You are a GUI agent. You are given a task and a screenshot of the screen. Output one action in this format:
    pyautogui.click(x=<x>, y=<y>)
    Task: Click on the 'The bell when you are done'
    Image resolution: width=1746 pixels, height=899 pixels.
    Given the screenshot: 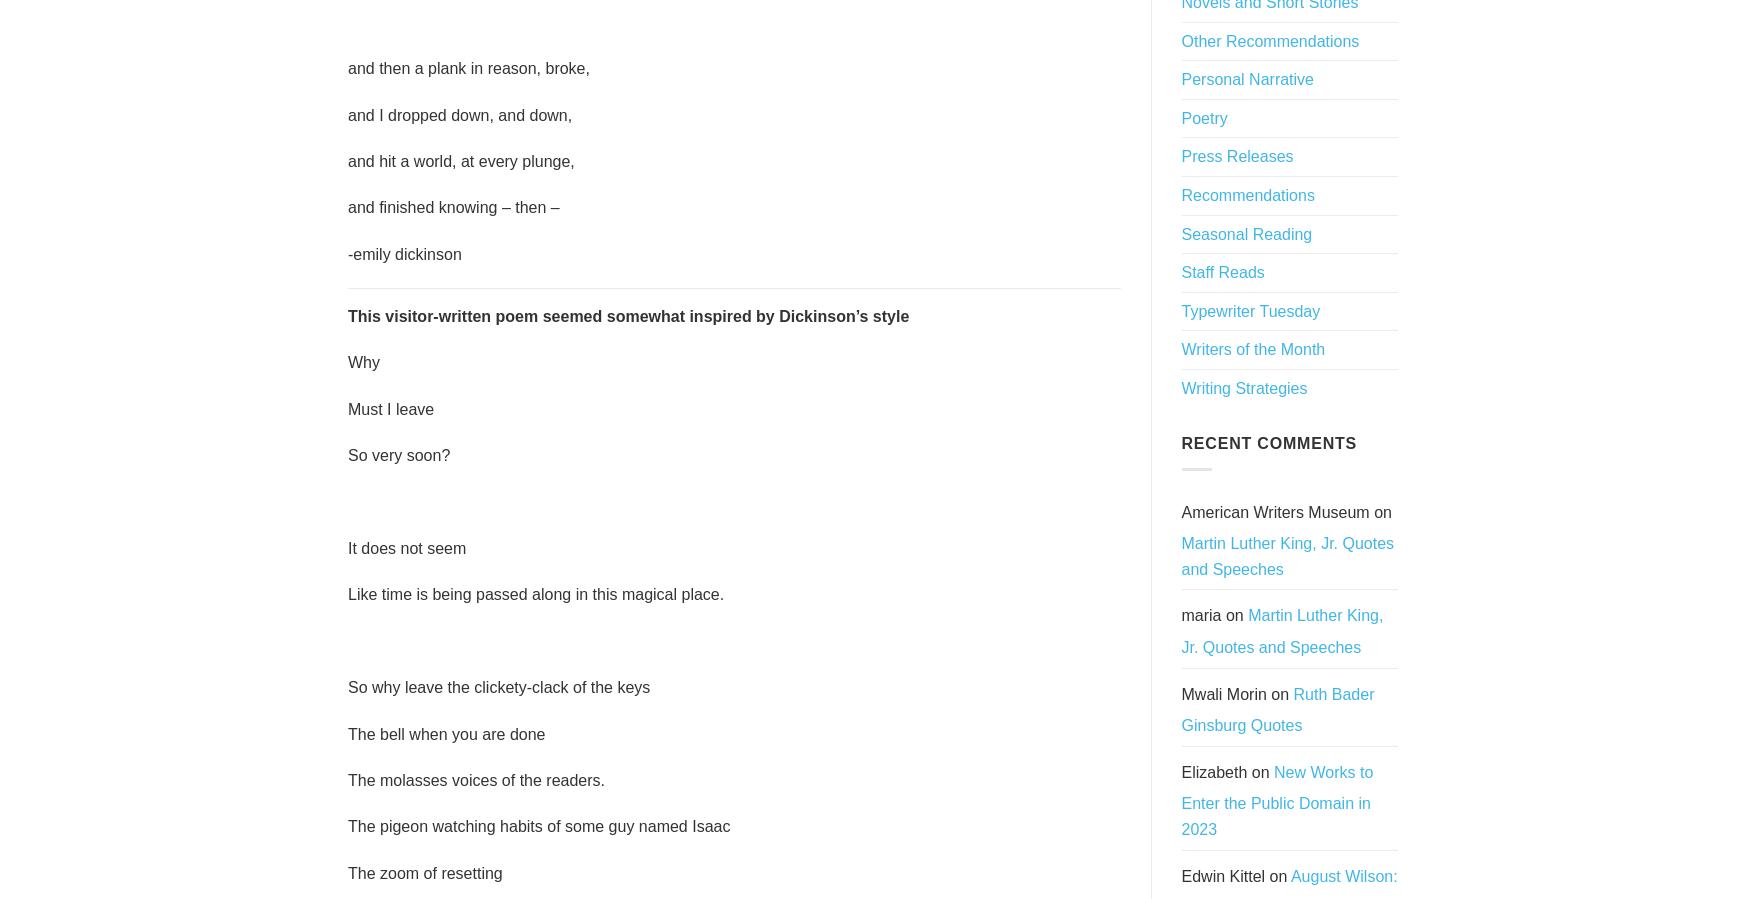 What is the action you would take?
    pyautogui.click(x=347, y=732)
    